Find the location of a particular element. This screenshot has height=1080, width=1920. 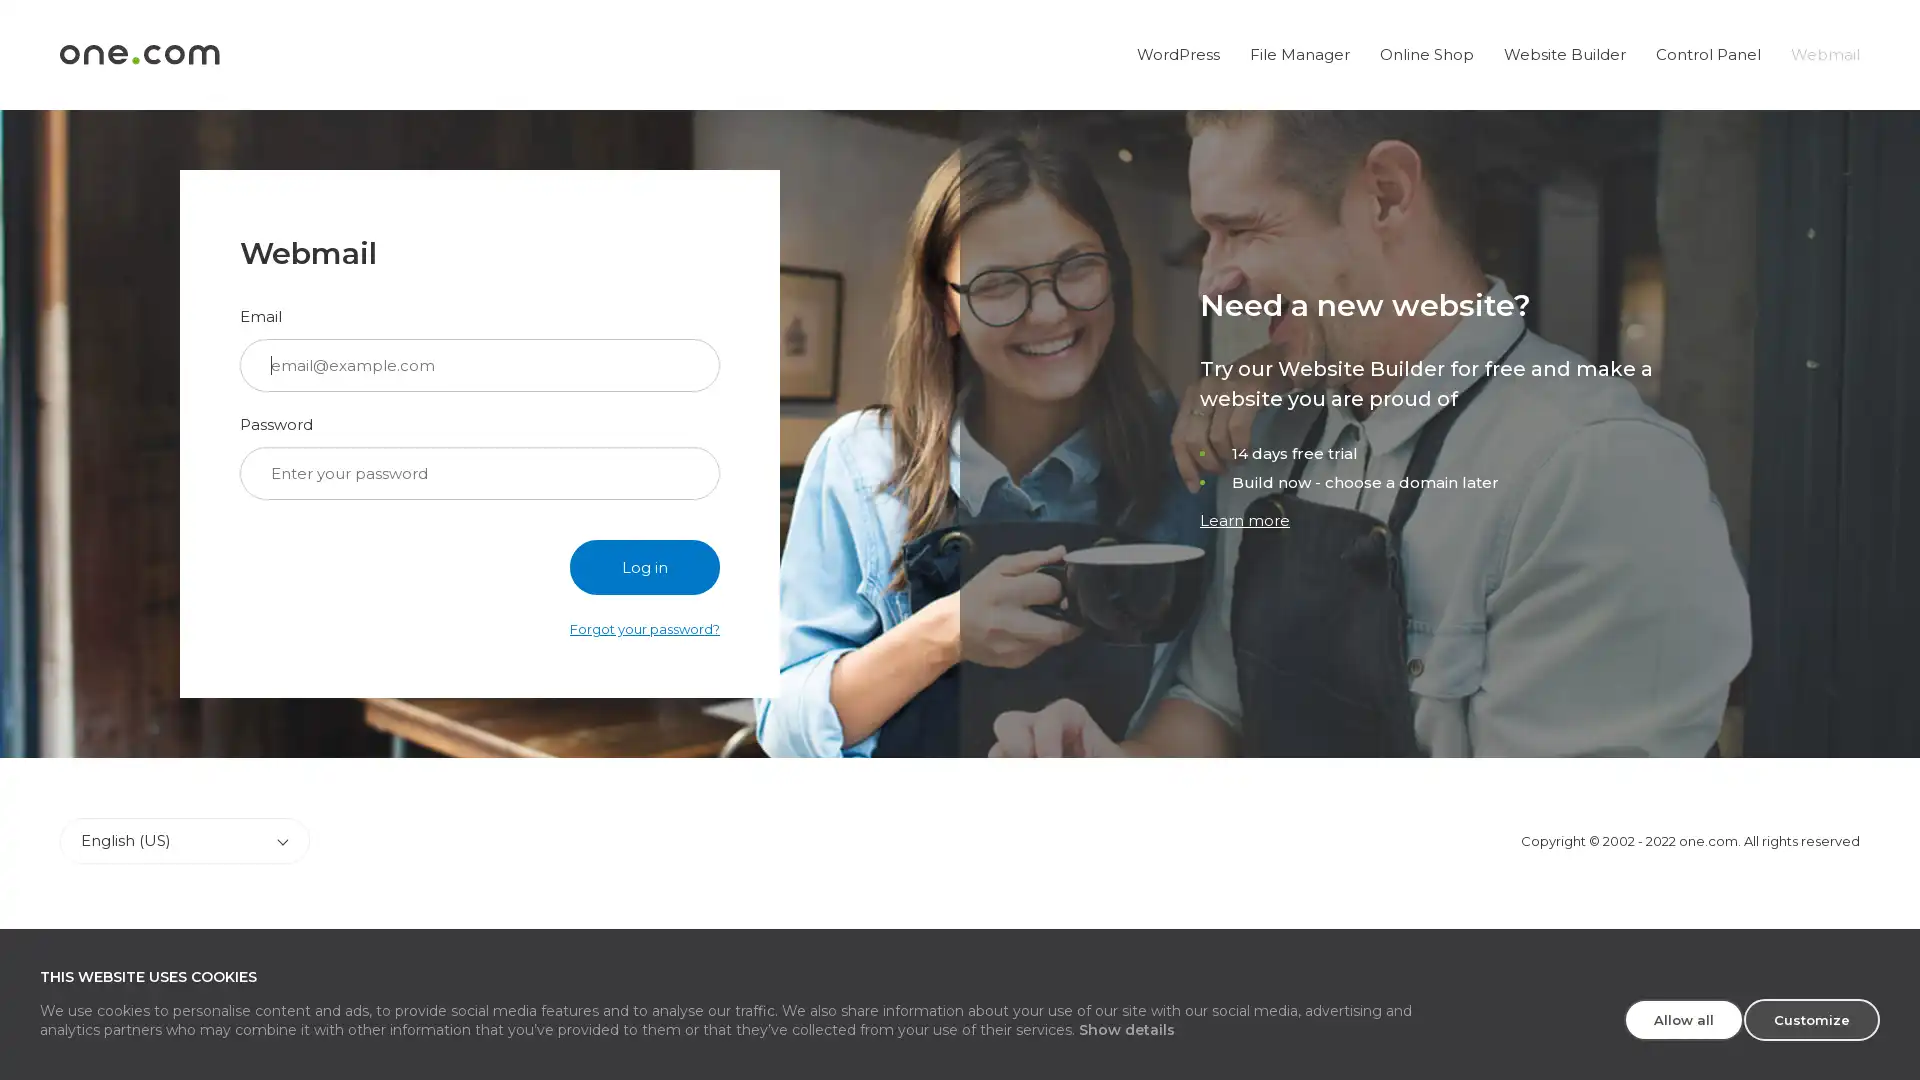

Log in is located at coordinates (644, 567).